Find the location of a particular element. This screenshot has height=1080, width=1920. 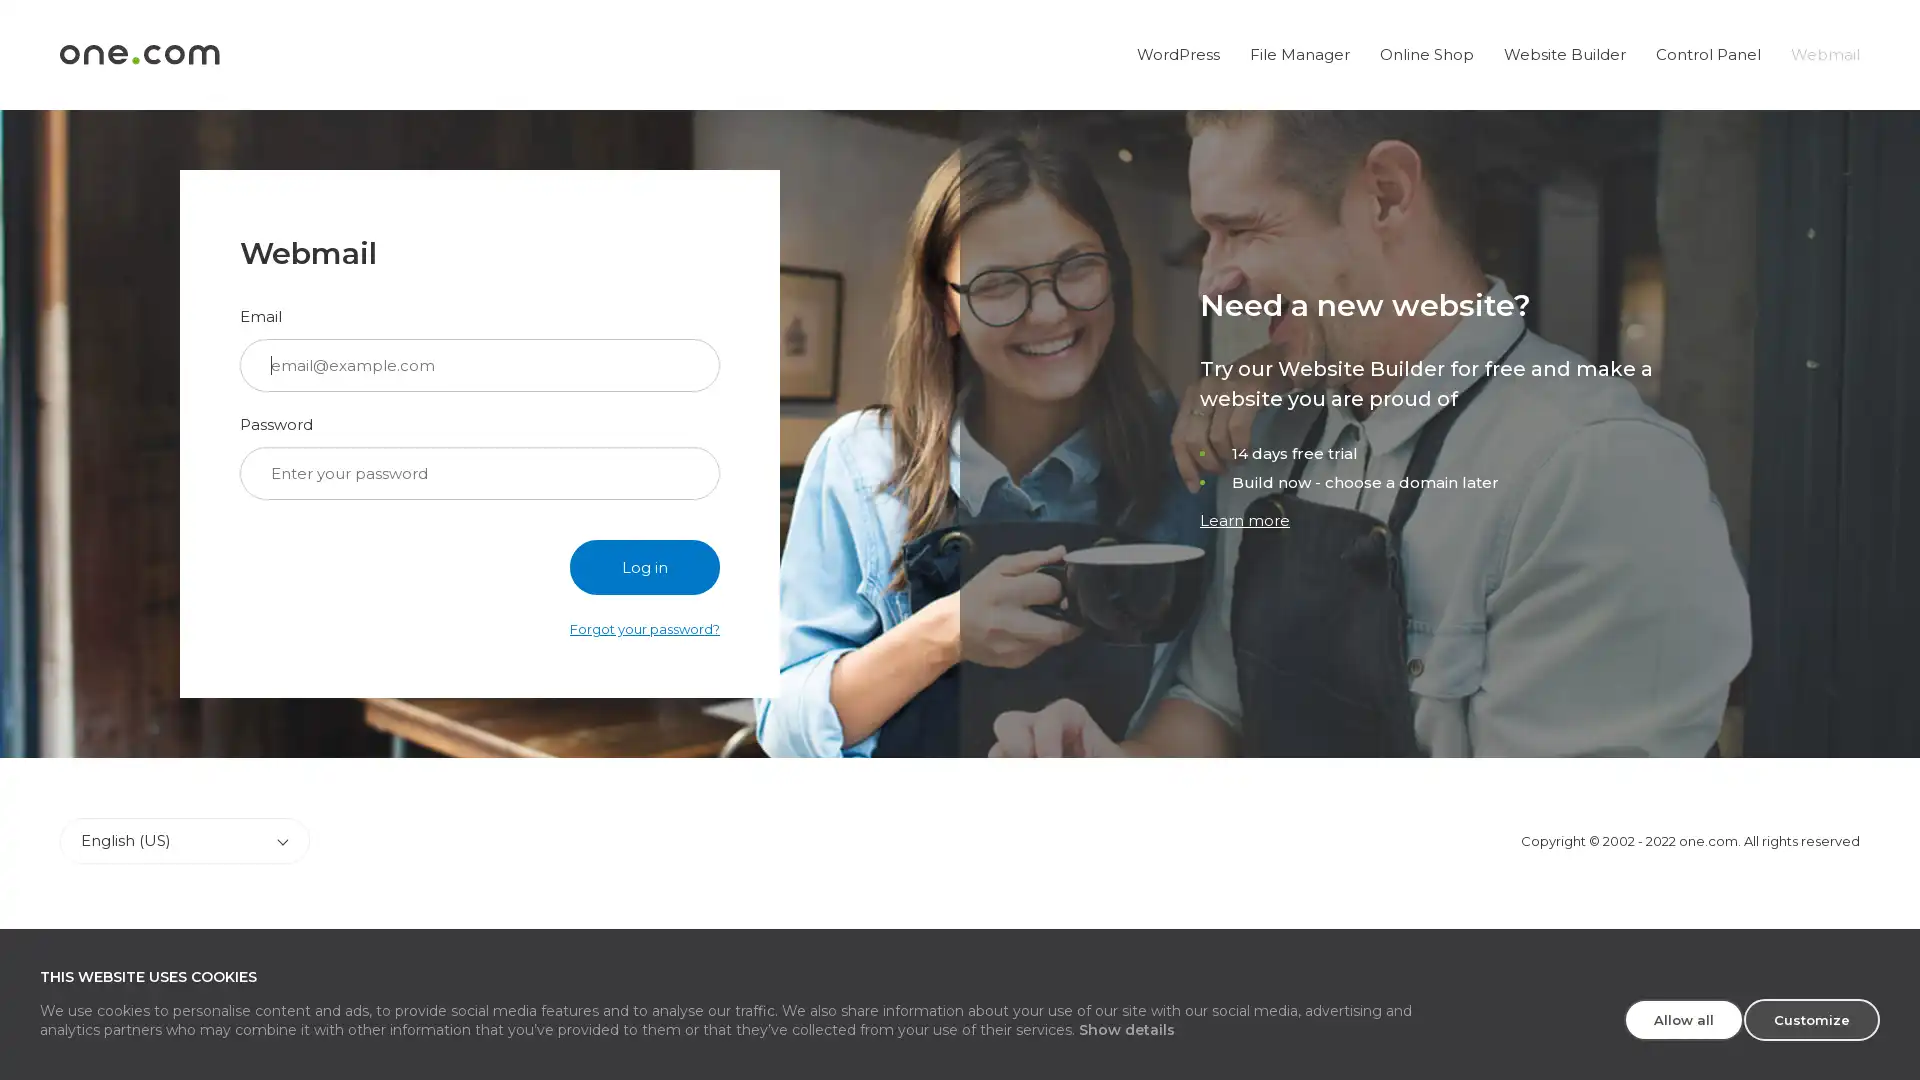

Log in is located at coordinates (644, 567).